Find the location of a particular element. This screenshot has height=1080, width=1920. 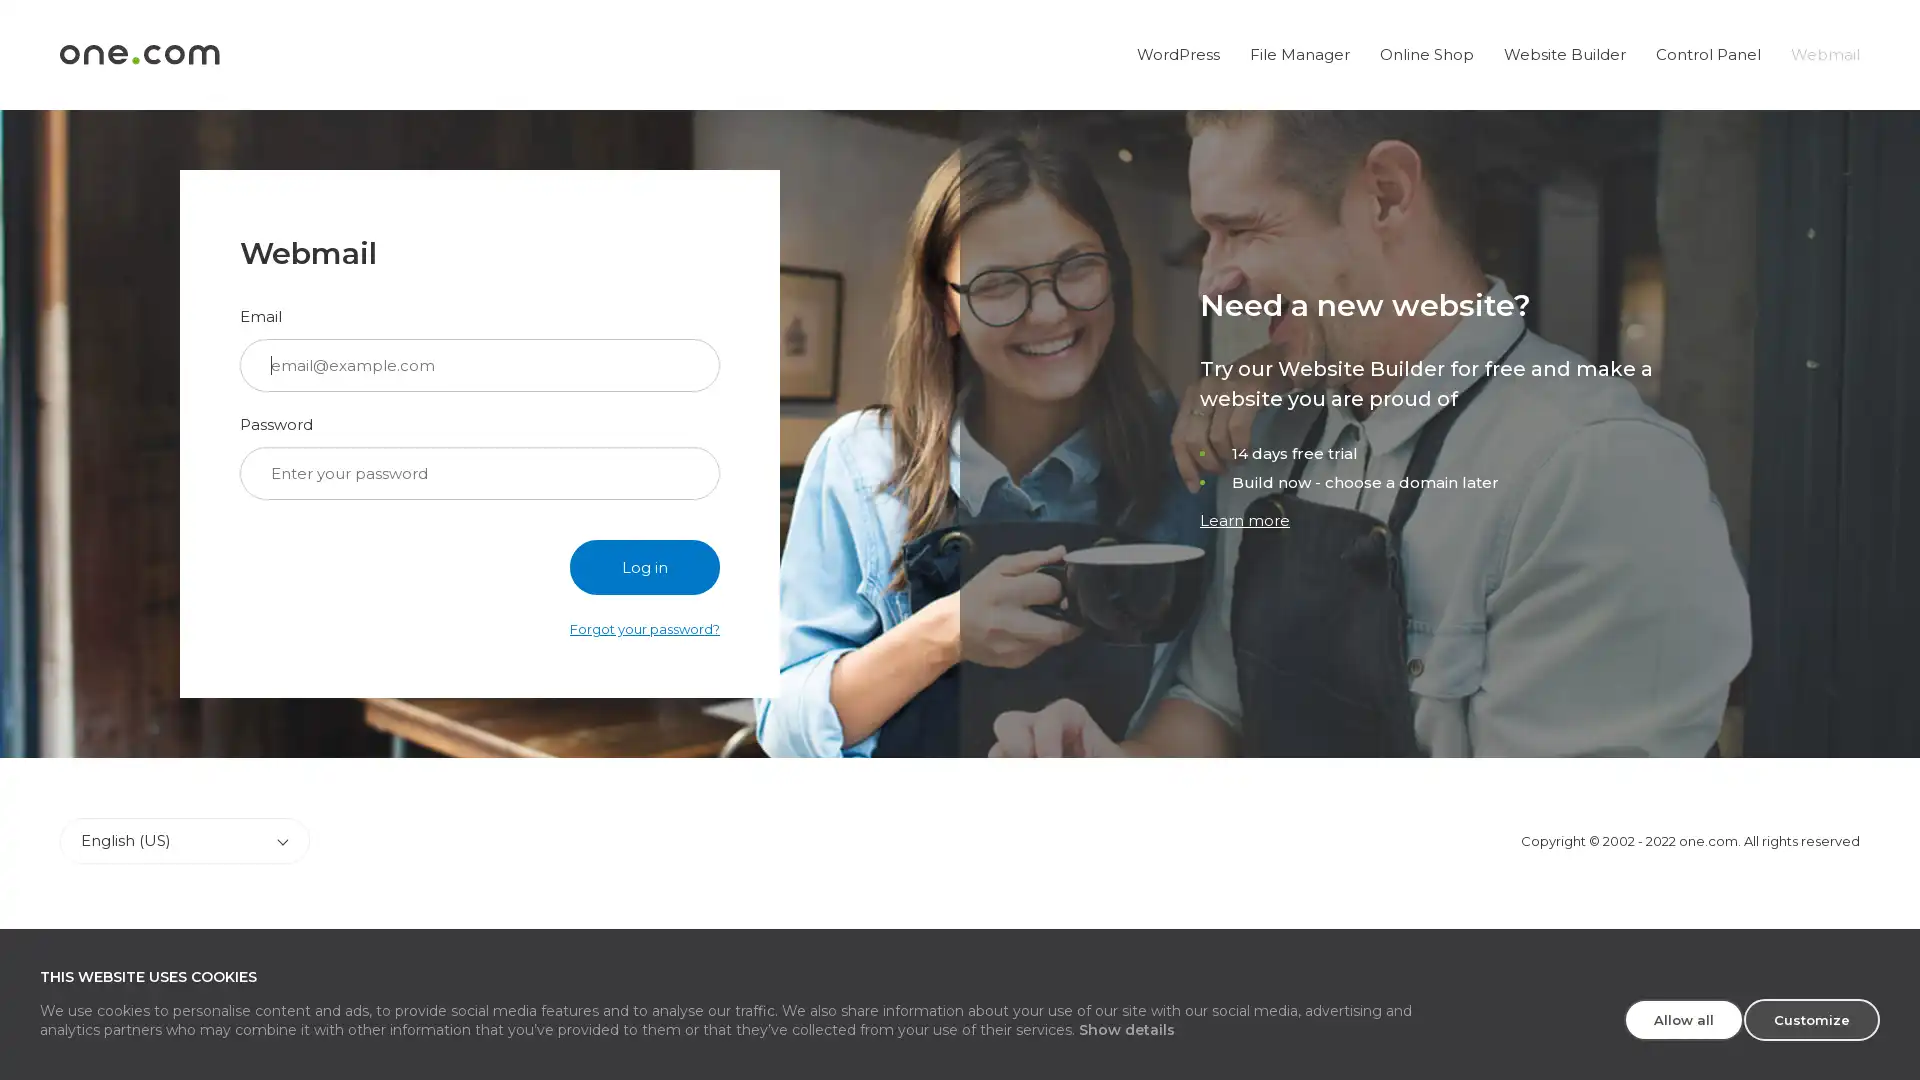

Log in is located at coordinates (644, 567).